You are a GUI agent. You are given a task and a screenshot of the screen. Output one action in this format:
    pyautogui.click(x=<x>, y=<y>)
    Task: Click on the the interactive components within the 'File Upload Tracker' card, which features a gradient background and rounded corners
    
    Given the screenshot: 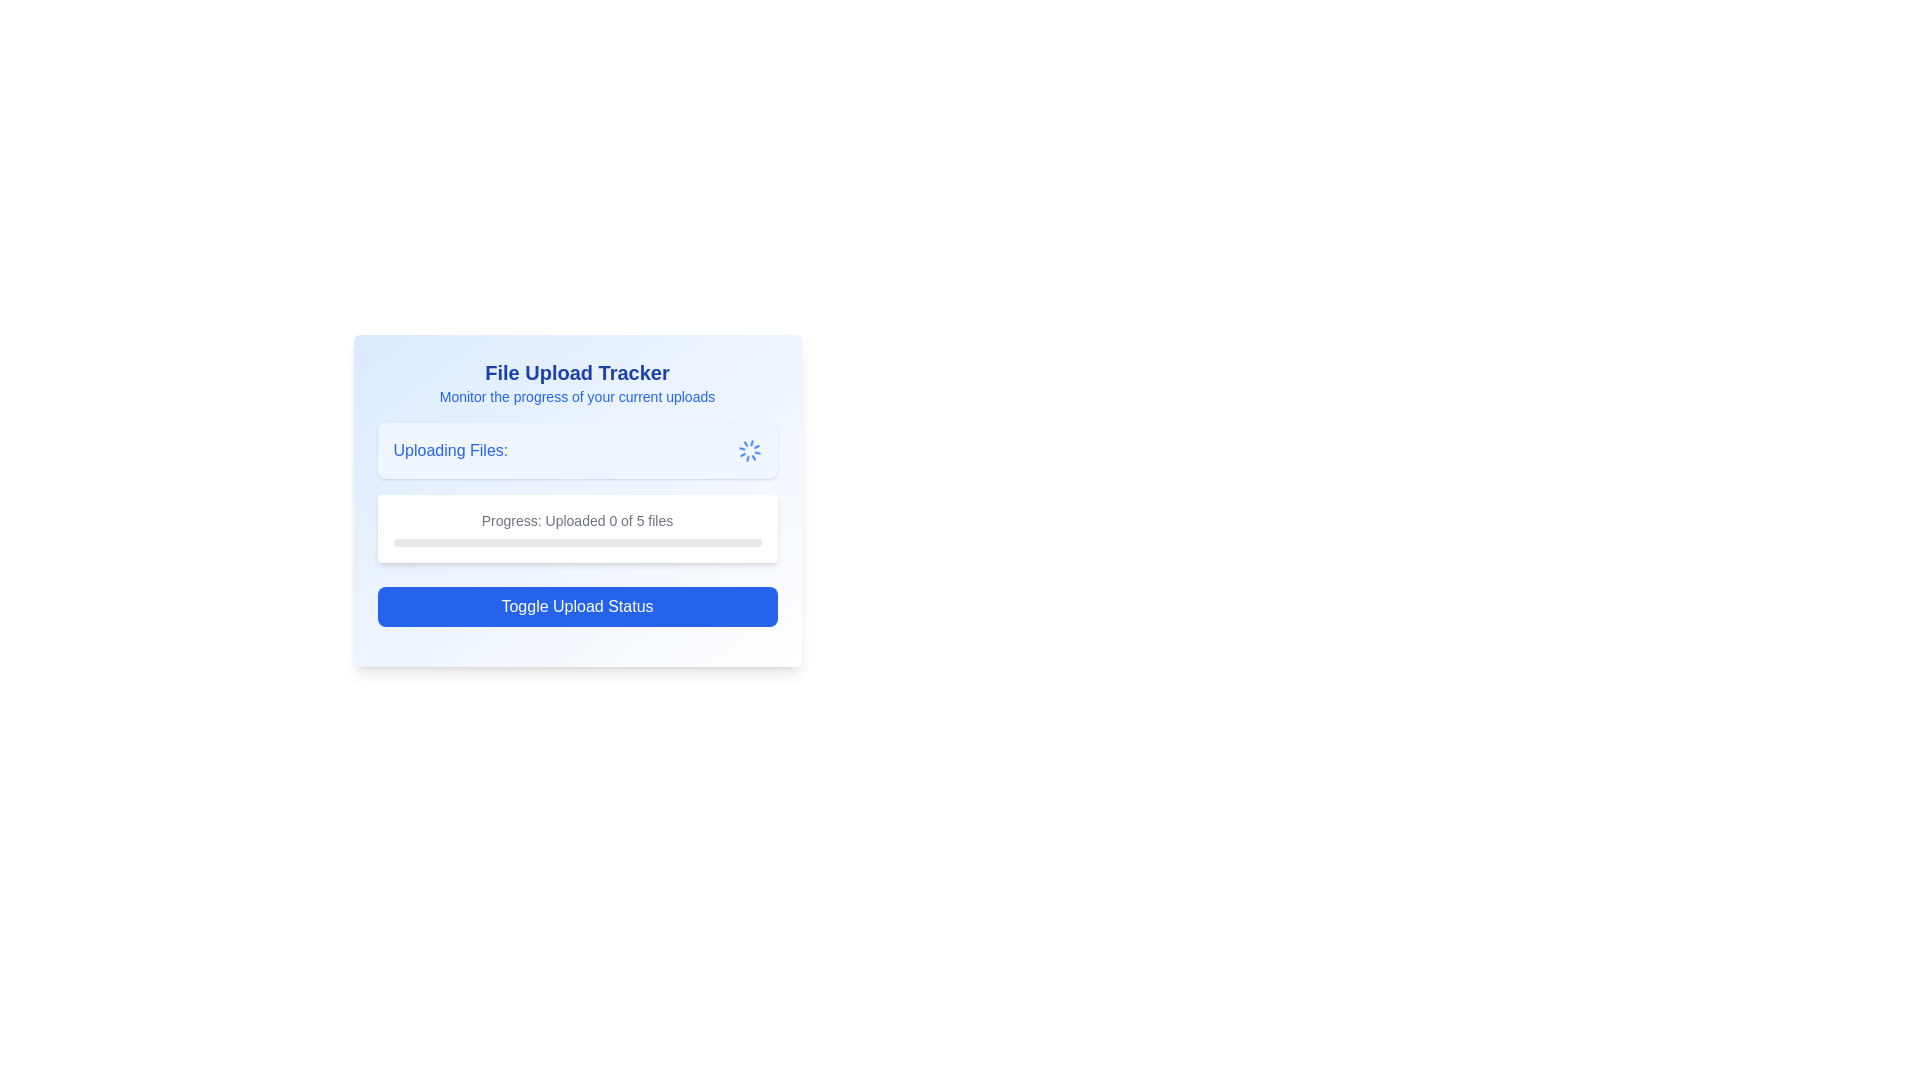 What is the action you would take?
    pyautogui.click(x=576, y=500)
    